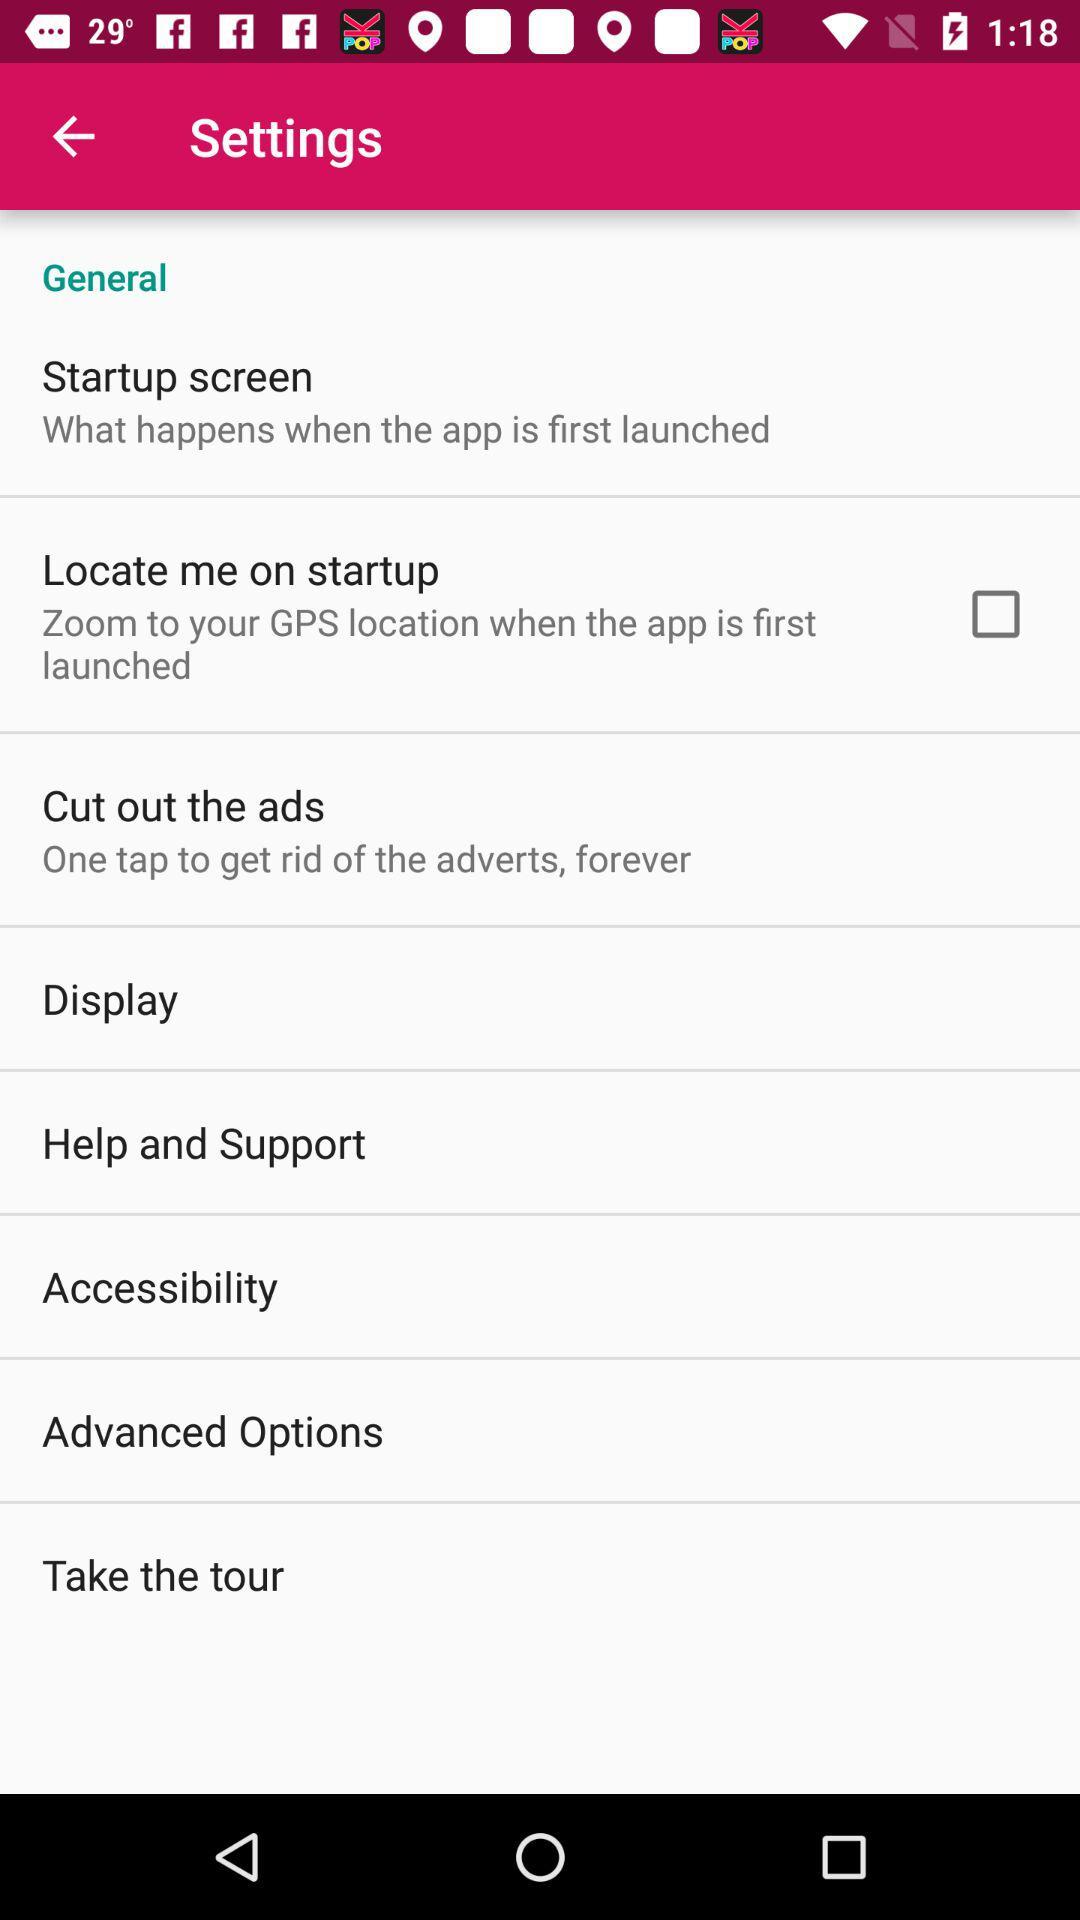  Describe the element at coordinates (540, 254) in the screenshot. I see `the icon above startup screen` at that location.